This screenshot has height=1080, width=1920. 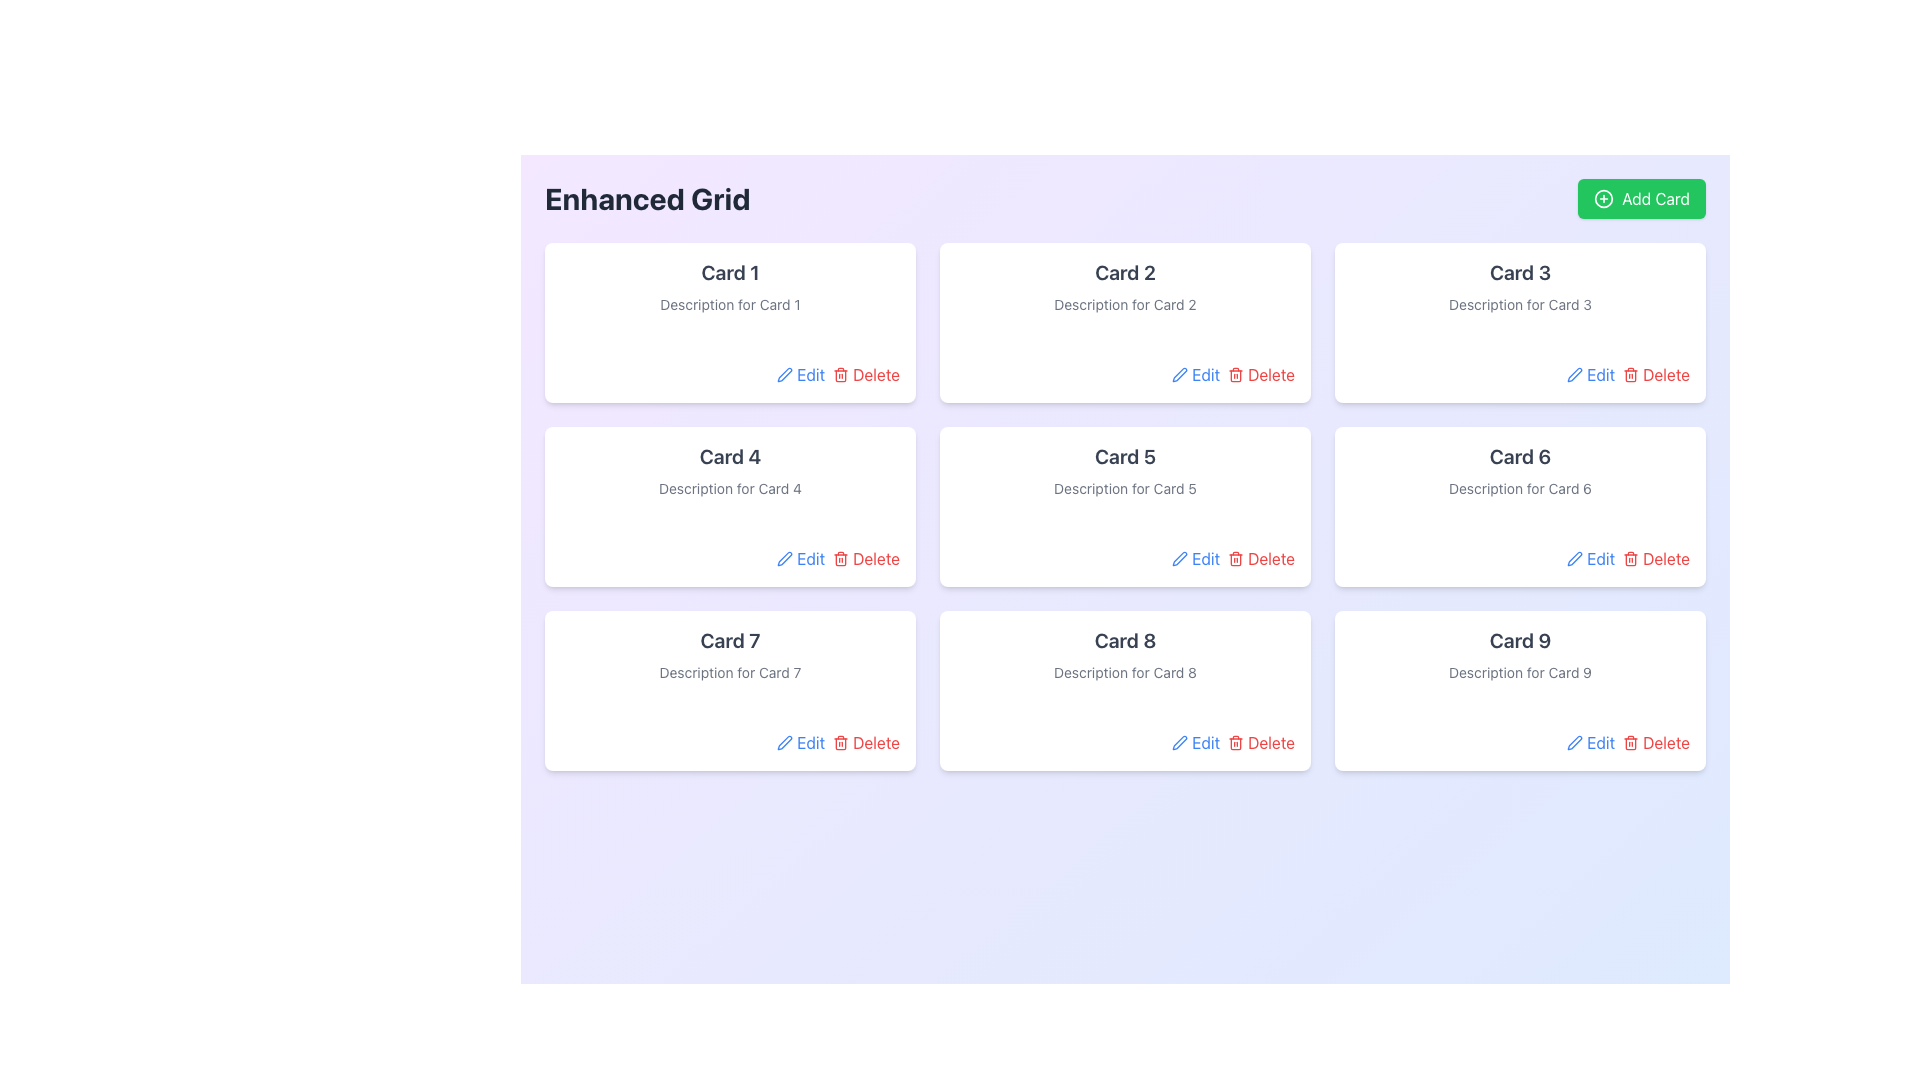 I want to click on the middle card in the bottom row of a grid layout that contains title and description for a content item, so click(x=1125, y=689).